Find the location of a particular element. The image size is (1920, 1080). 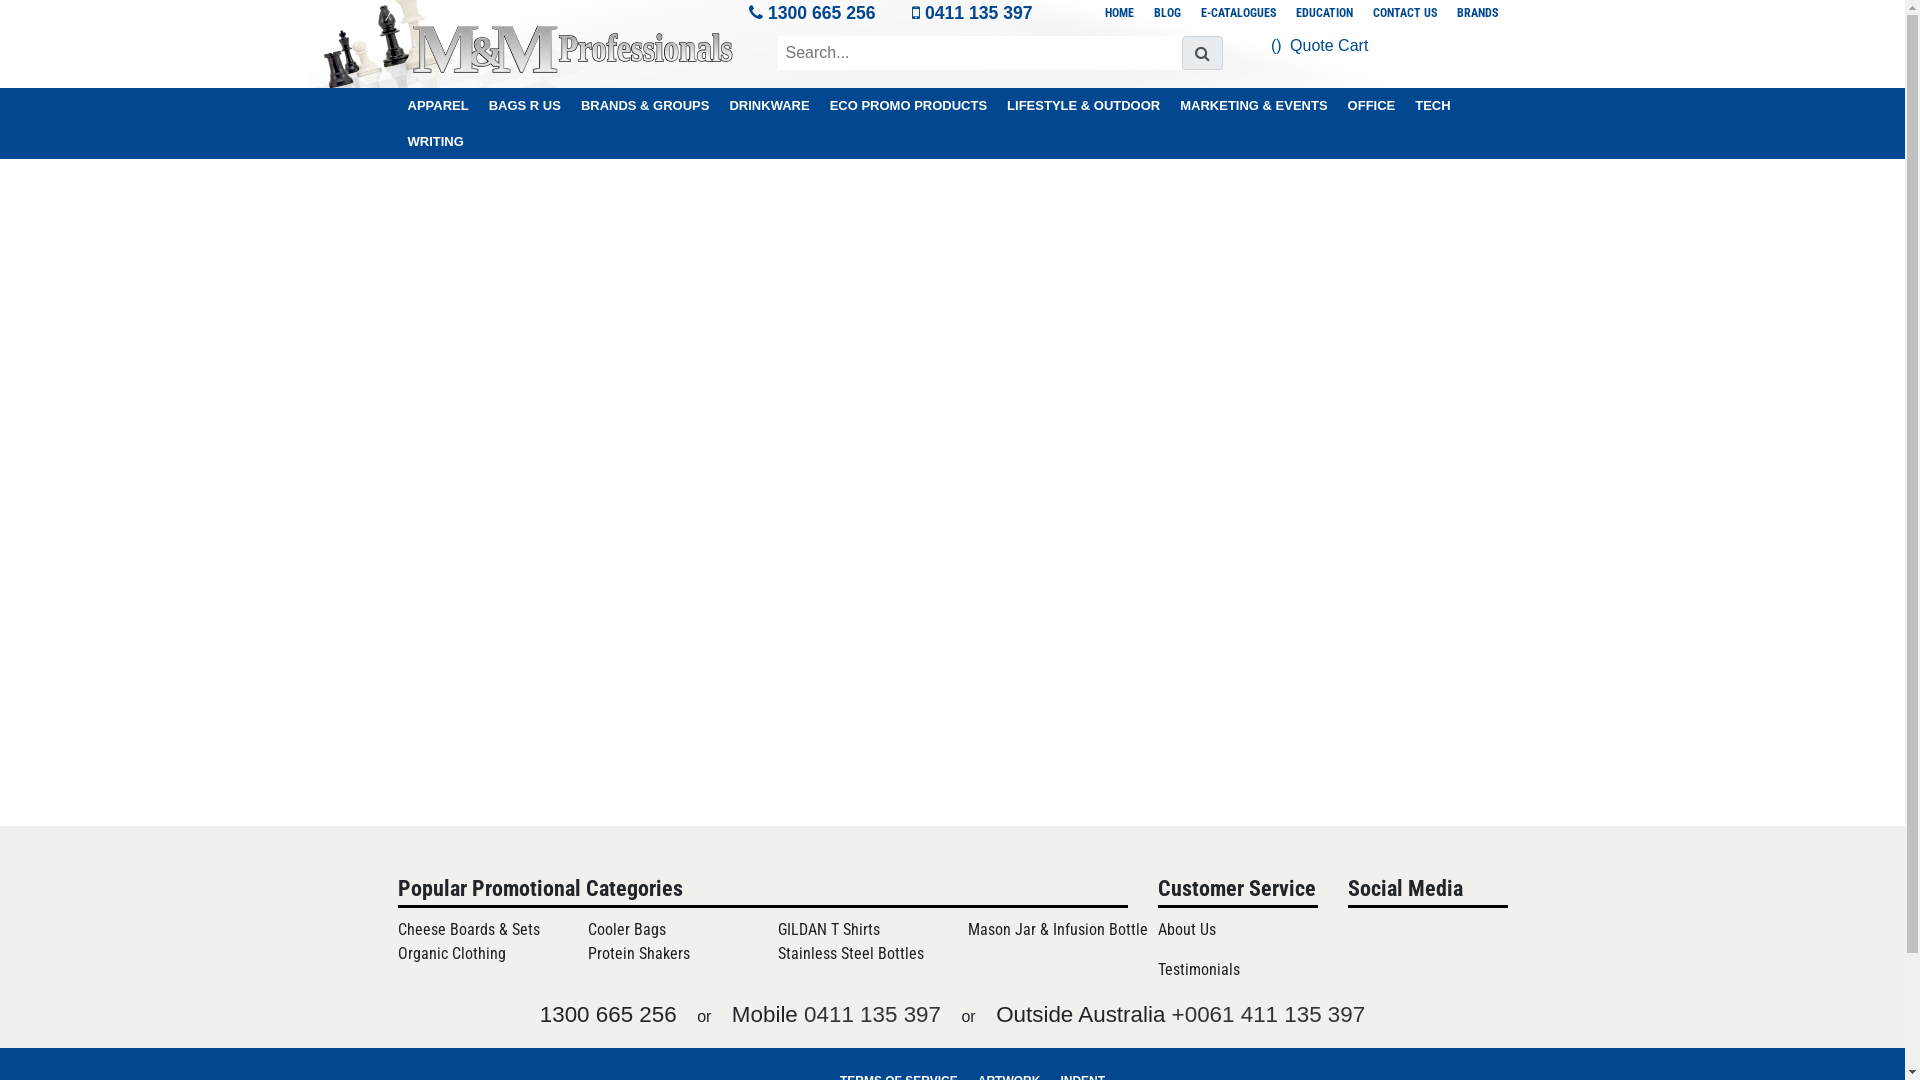

'GILDAN T Shirts' is located at coordinates (829, 929).